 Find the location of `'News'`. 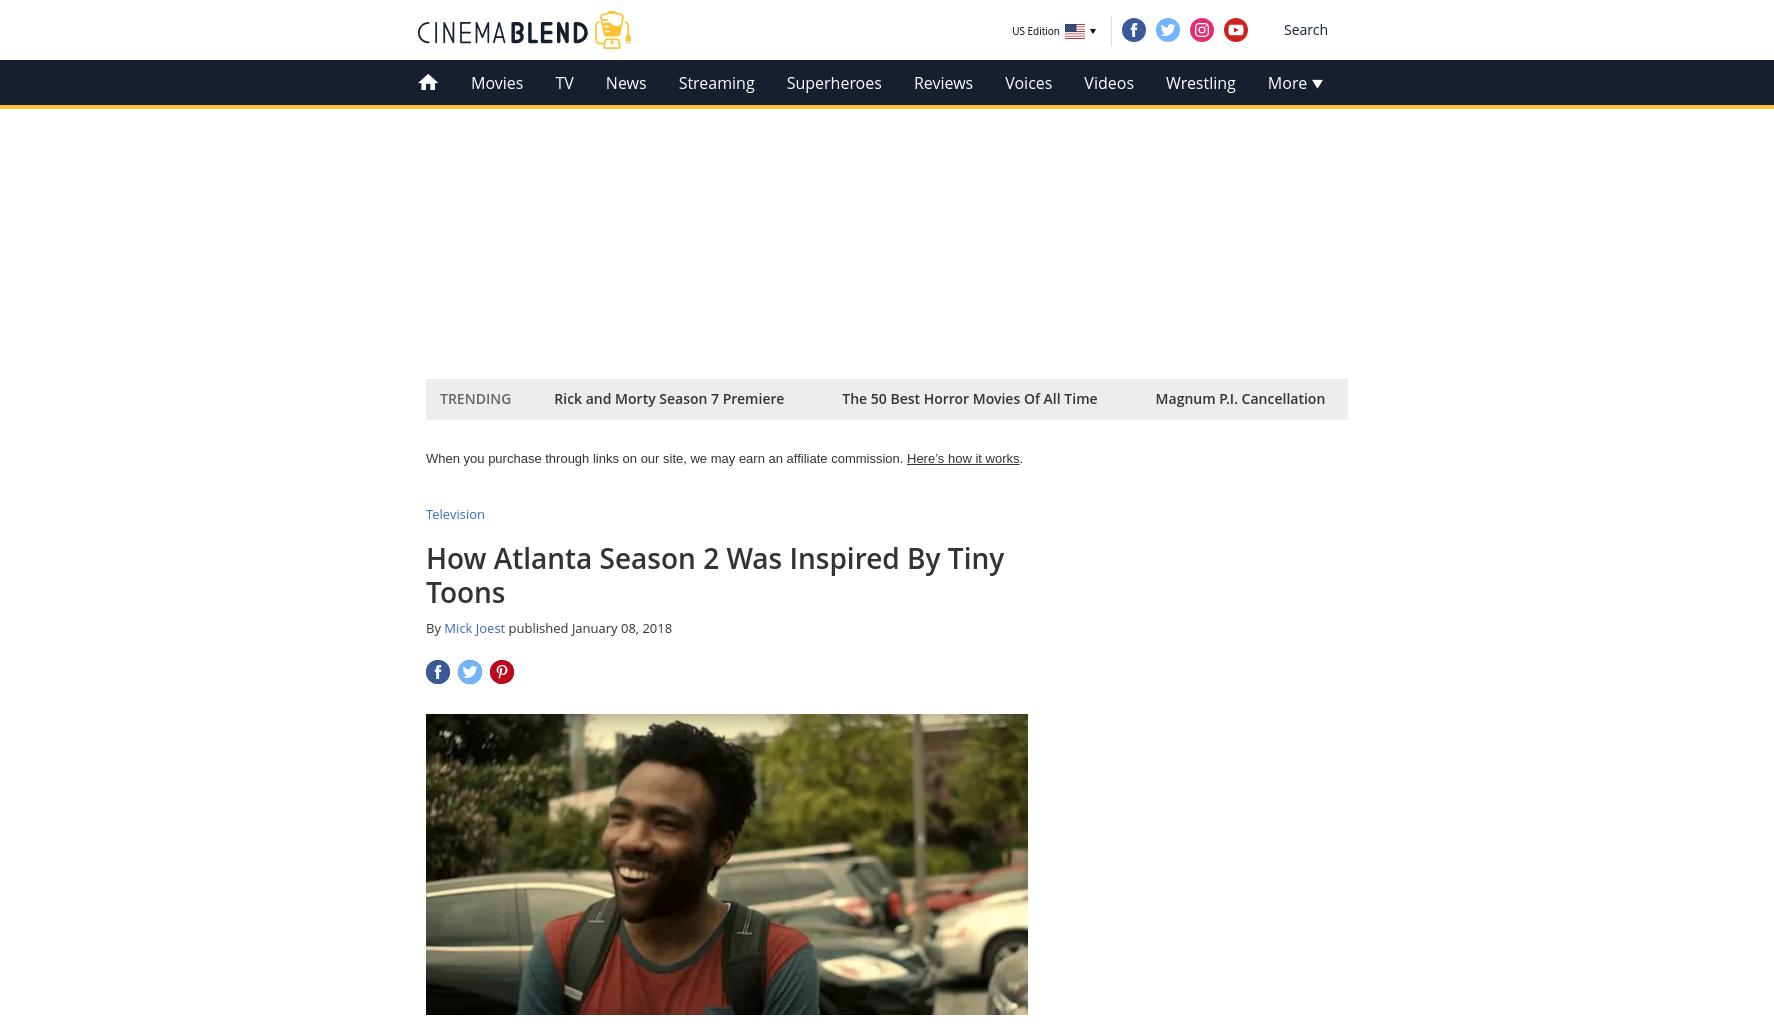

'News' is located at coordinates (625, 81).